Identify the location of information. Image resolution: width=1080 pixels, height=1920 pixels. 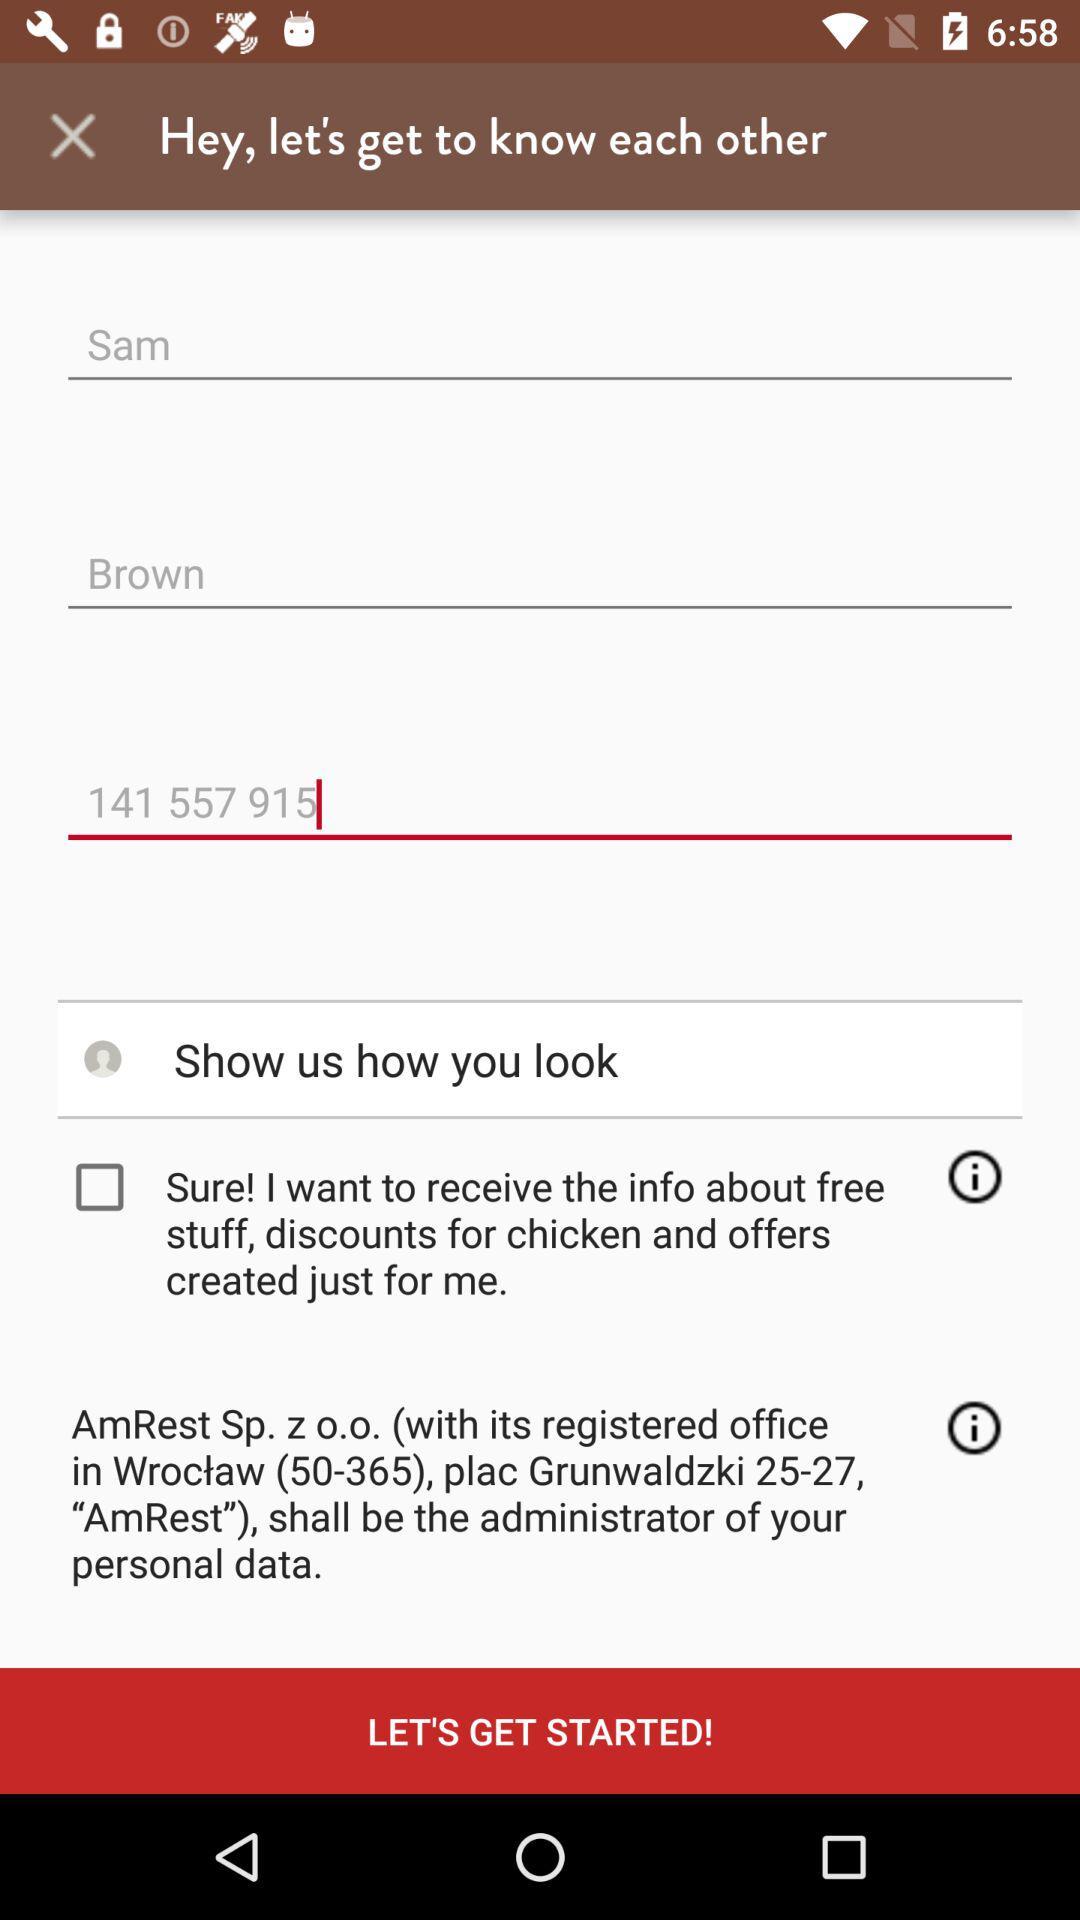
(973, 1426).